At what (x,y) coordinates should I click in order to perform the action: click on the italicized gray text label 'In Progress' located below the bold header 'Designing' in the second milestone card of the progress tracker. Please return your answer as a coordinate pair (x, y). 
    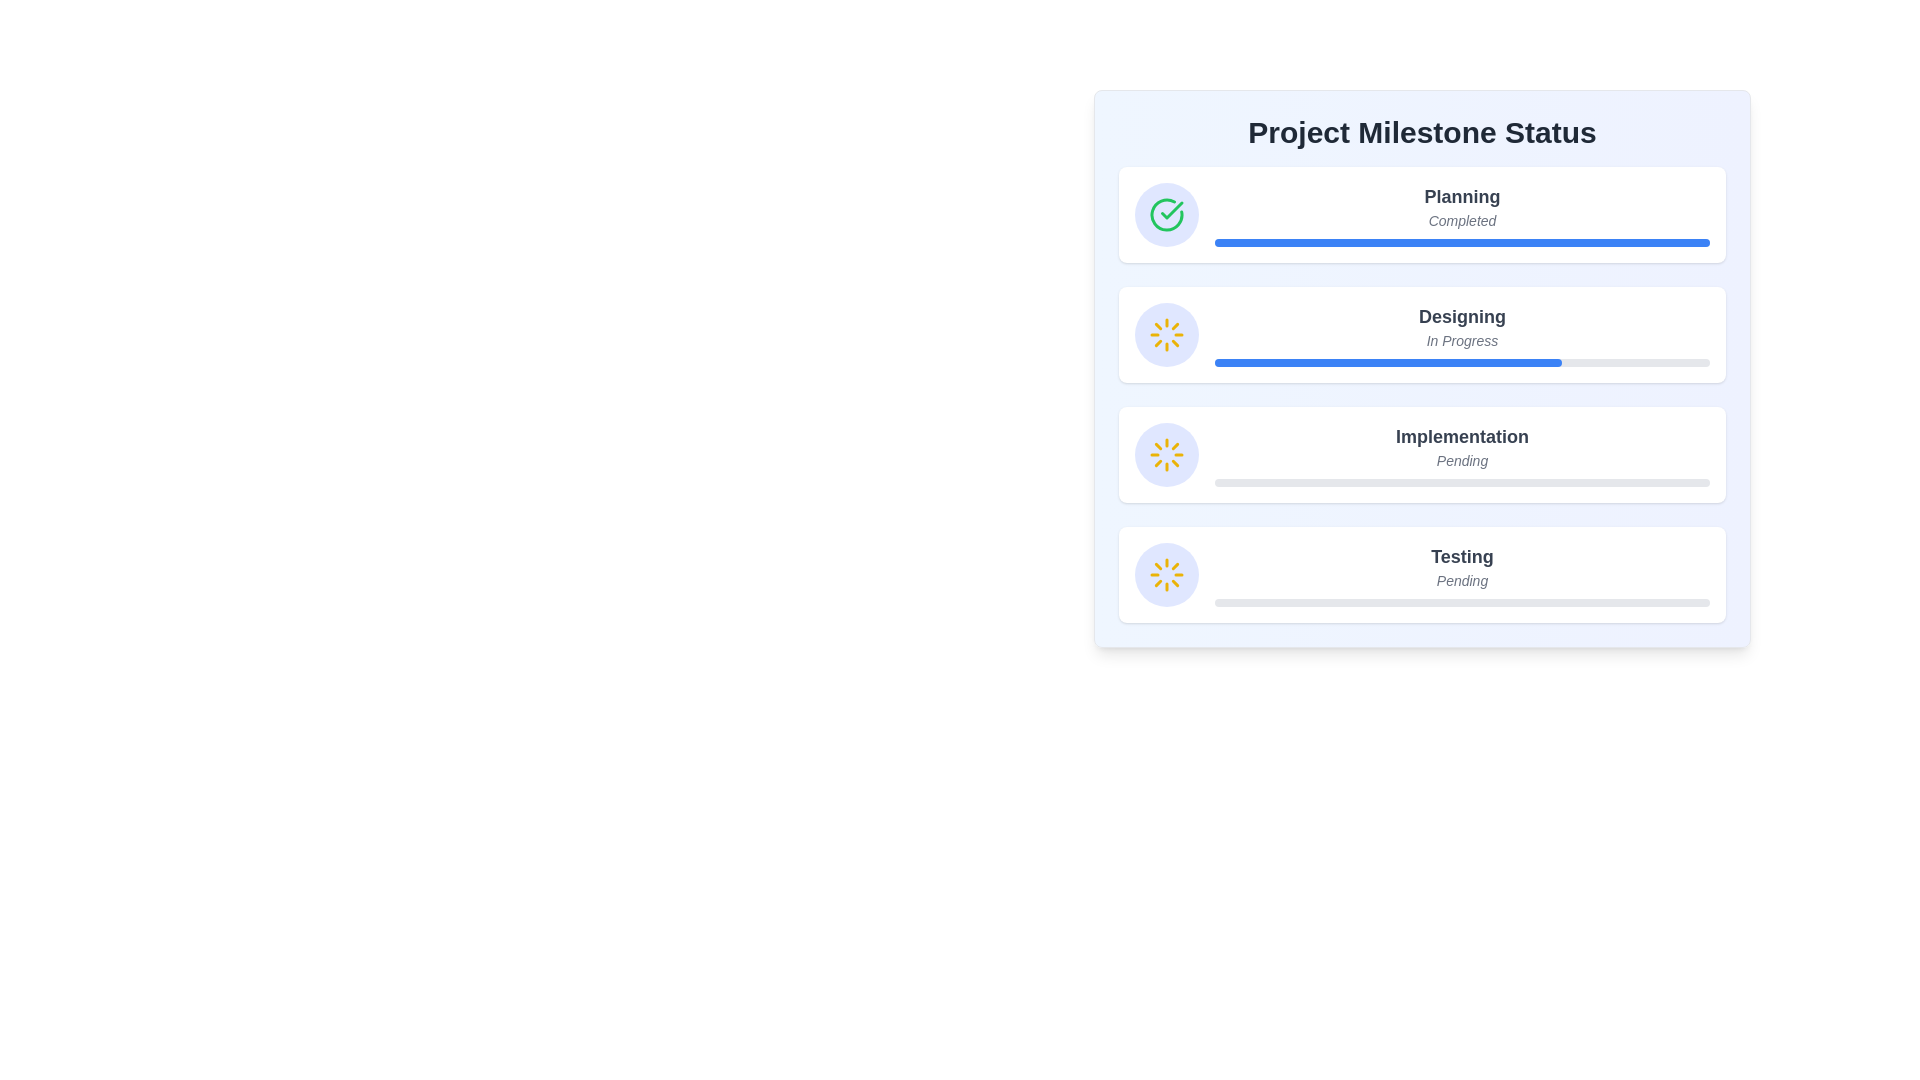
    Looking at the image, I should click on (1462, 339).